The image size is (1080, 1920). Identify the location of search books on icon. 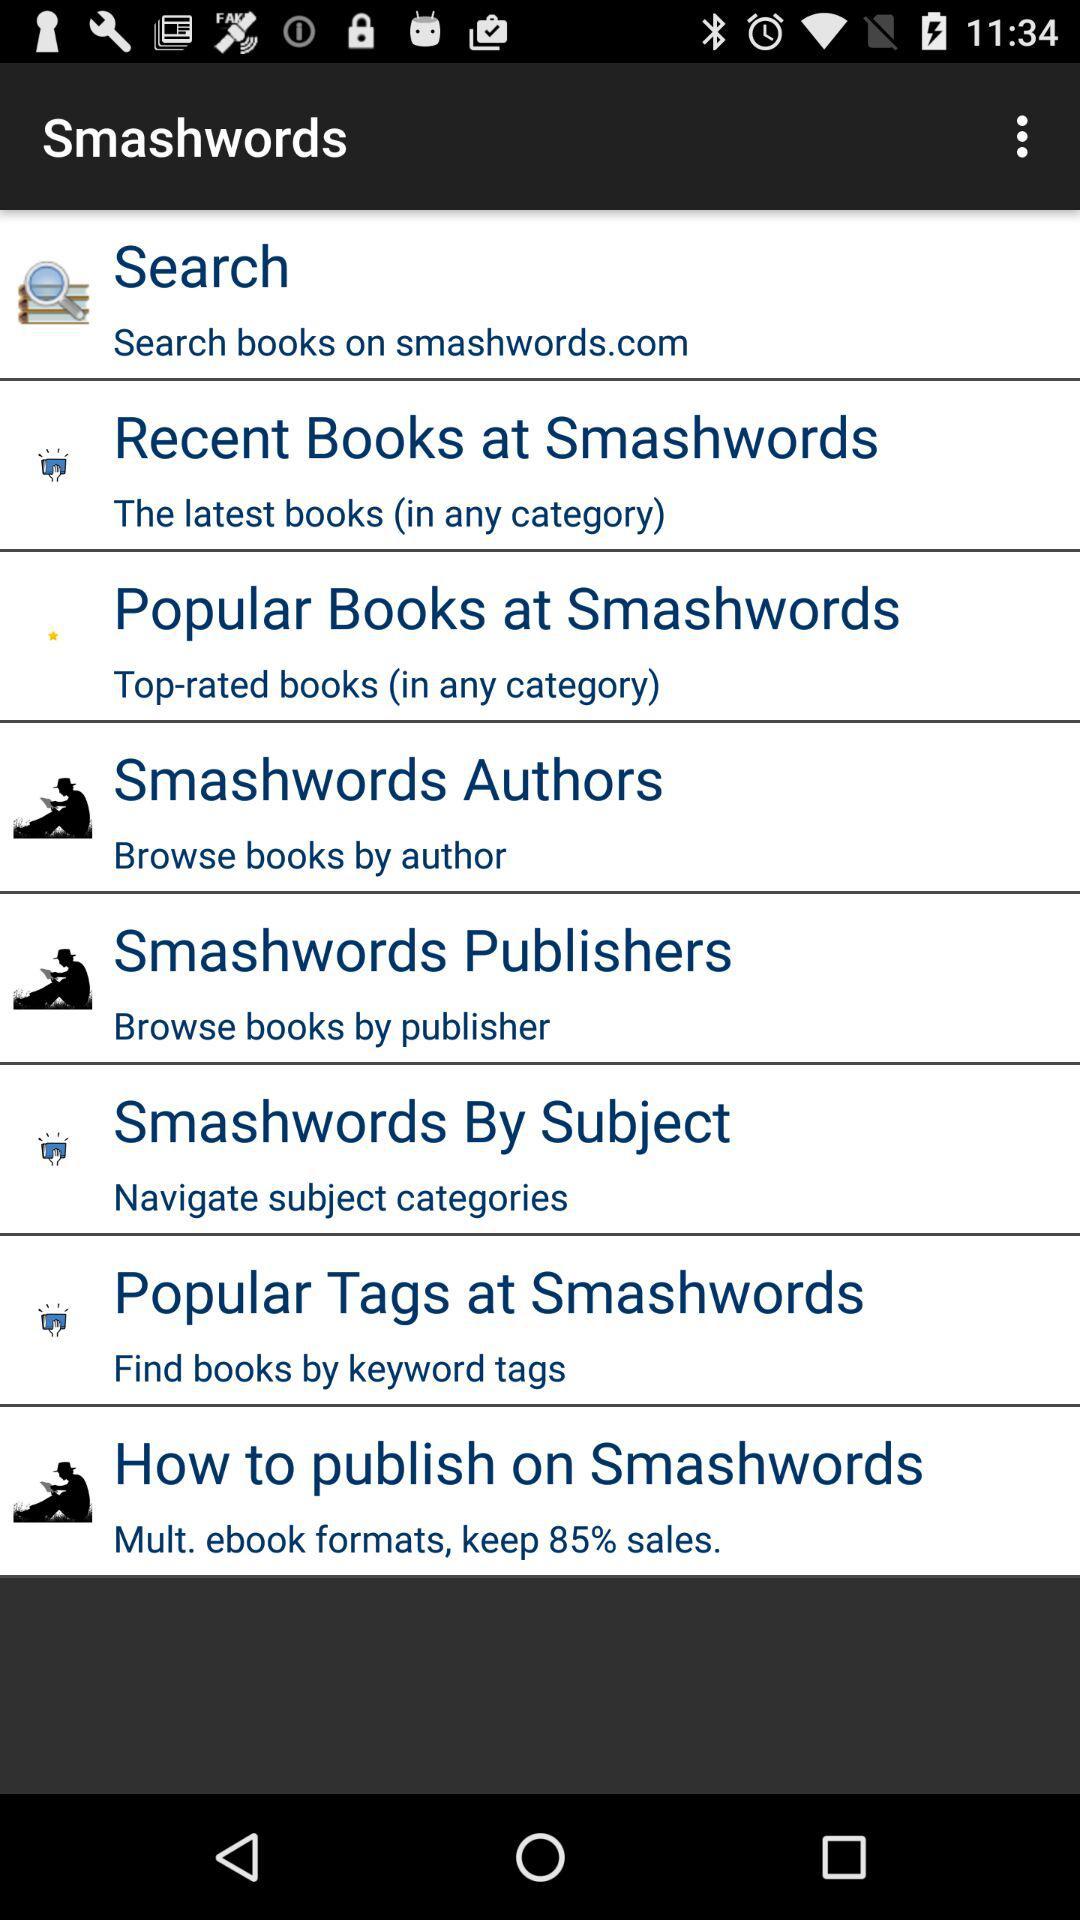
(401, 341).